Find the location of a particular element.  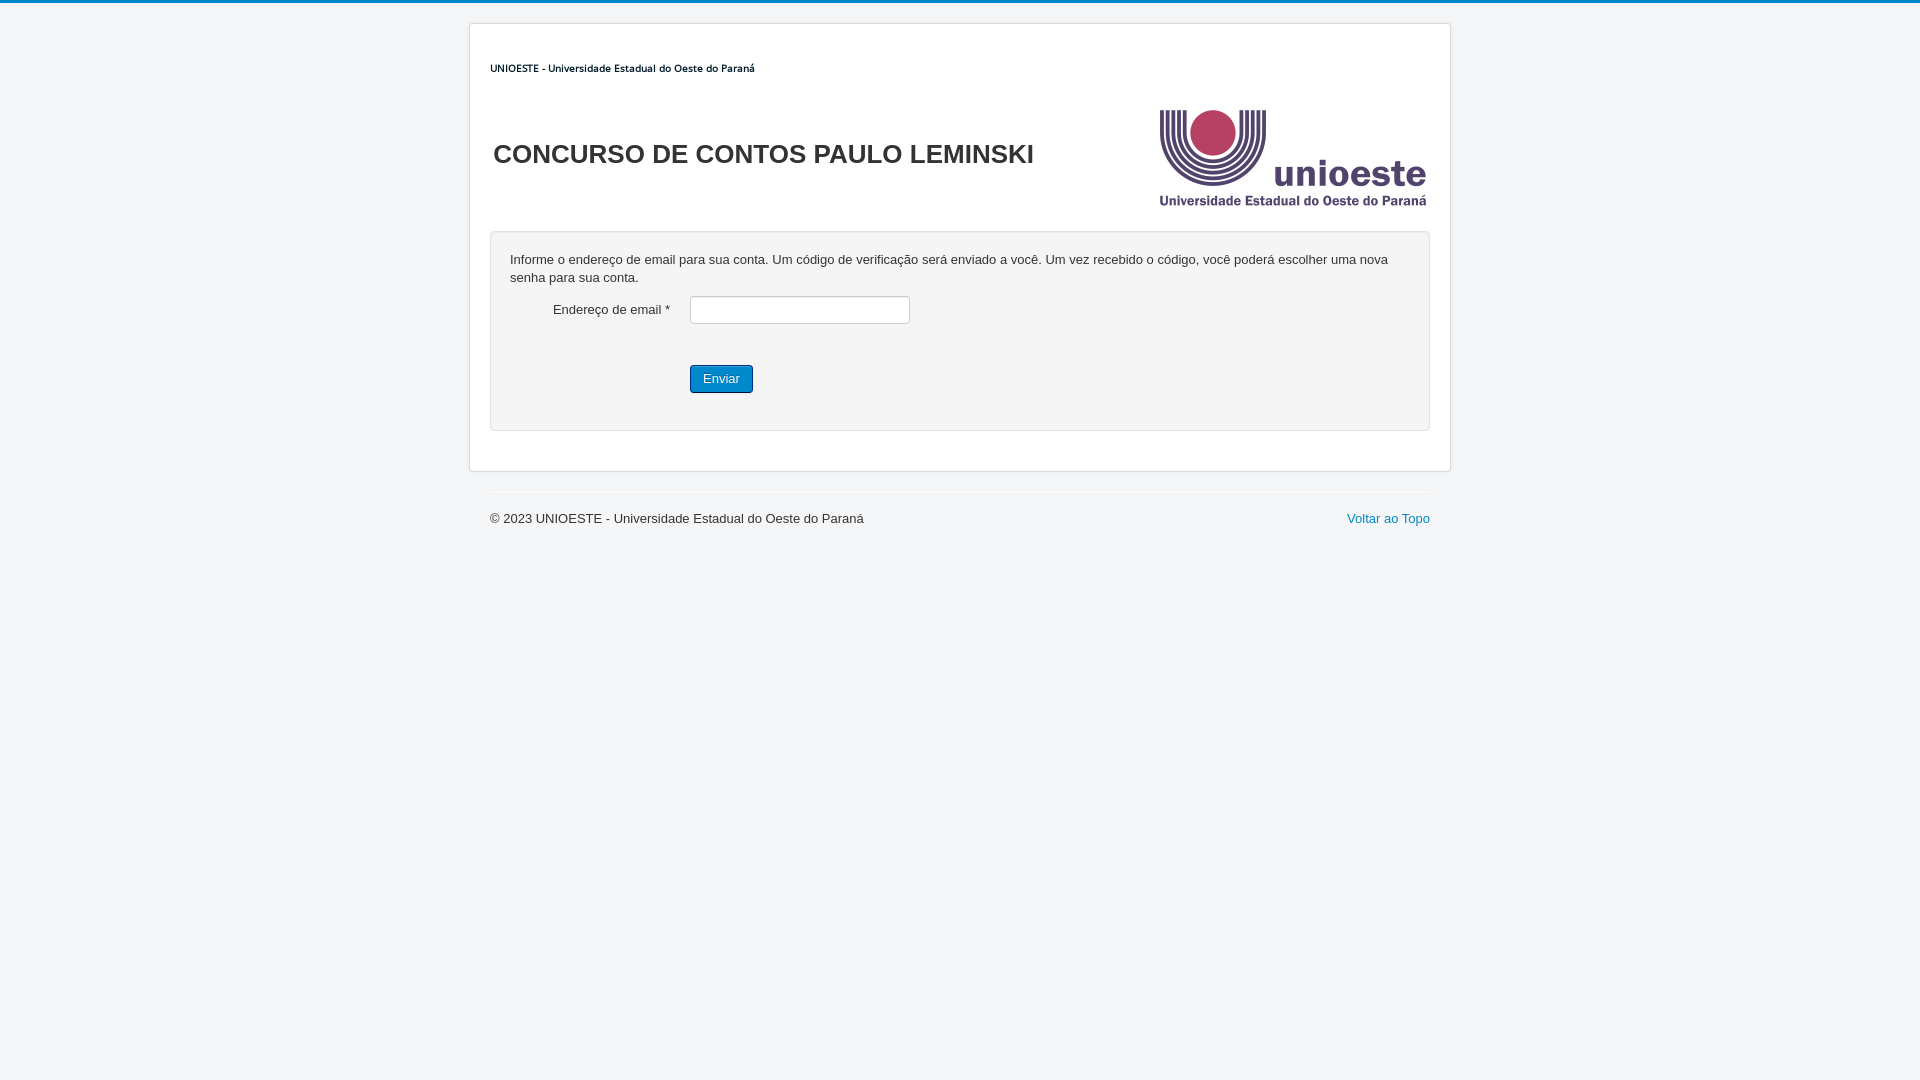

'Enviar' is located at coordinates (690, 378).